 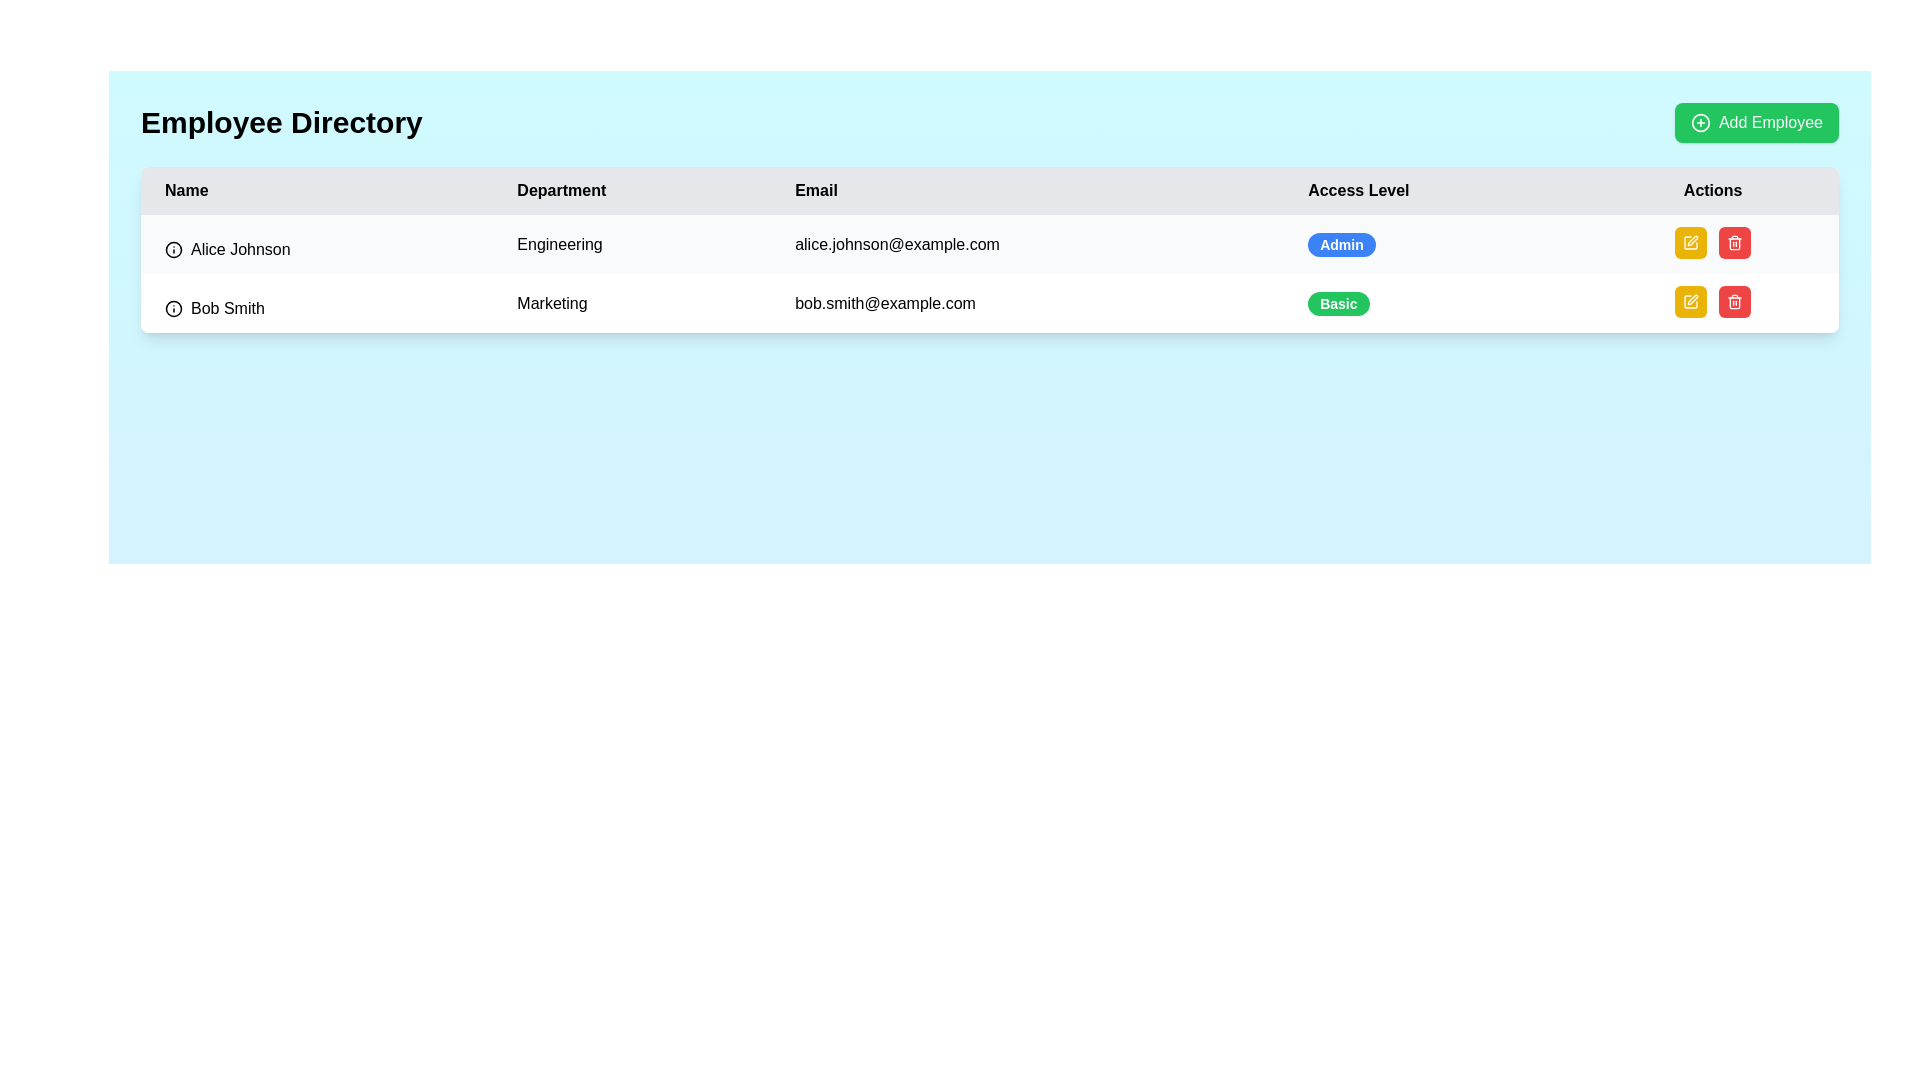 I want to click on the trash can button located in the 'Actions' column of the second row, associated with 'Bob Smith', so click(x=1734, y=243).